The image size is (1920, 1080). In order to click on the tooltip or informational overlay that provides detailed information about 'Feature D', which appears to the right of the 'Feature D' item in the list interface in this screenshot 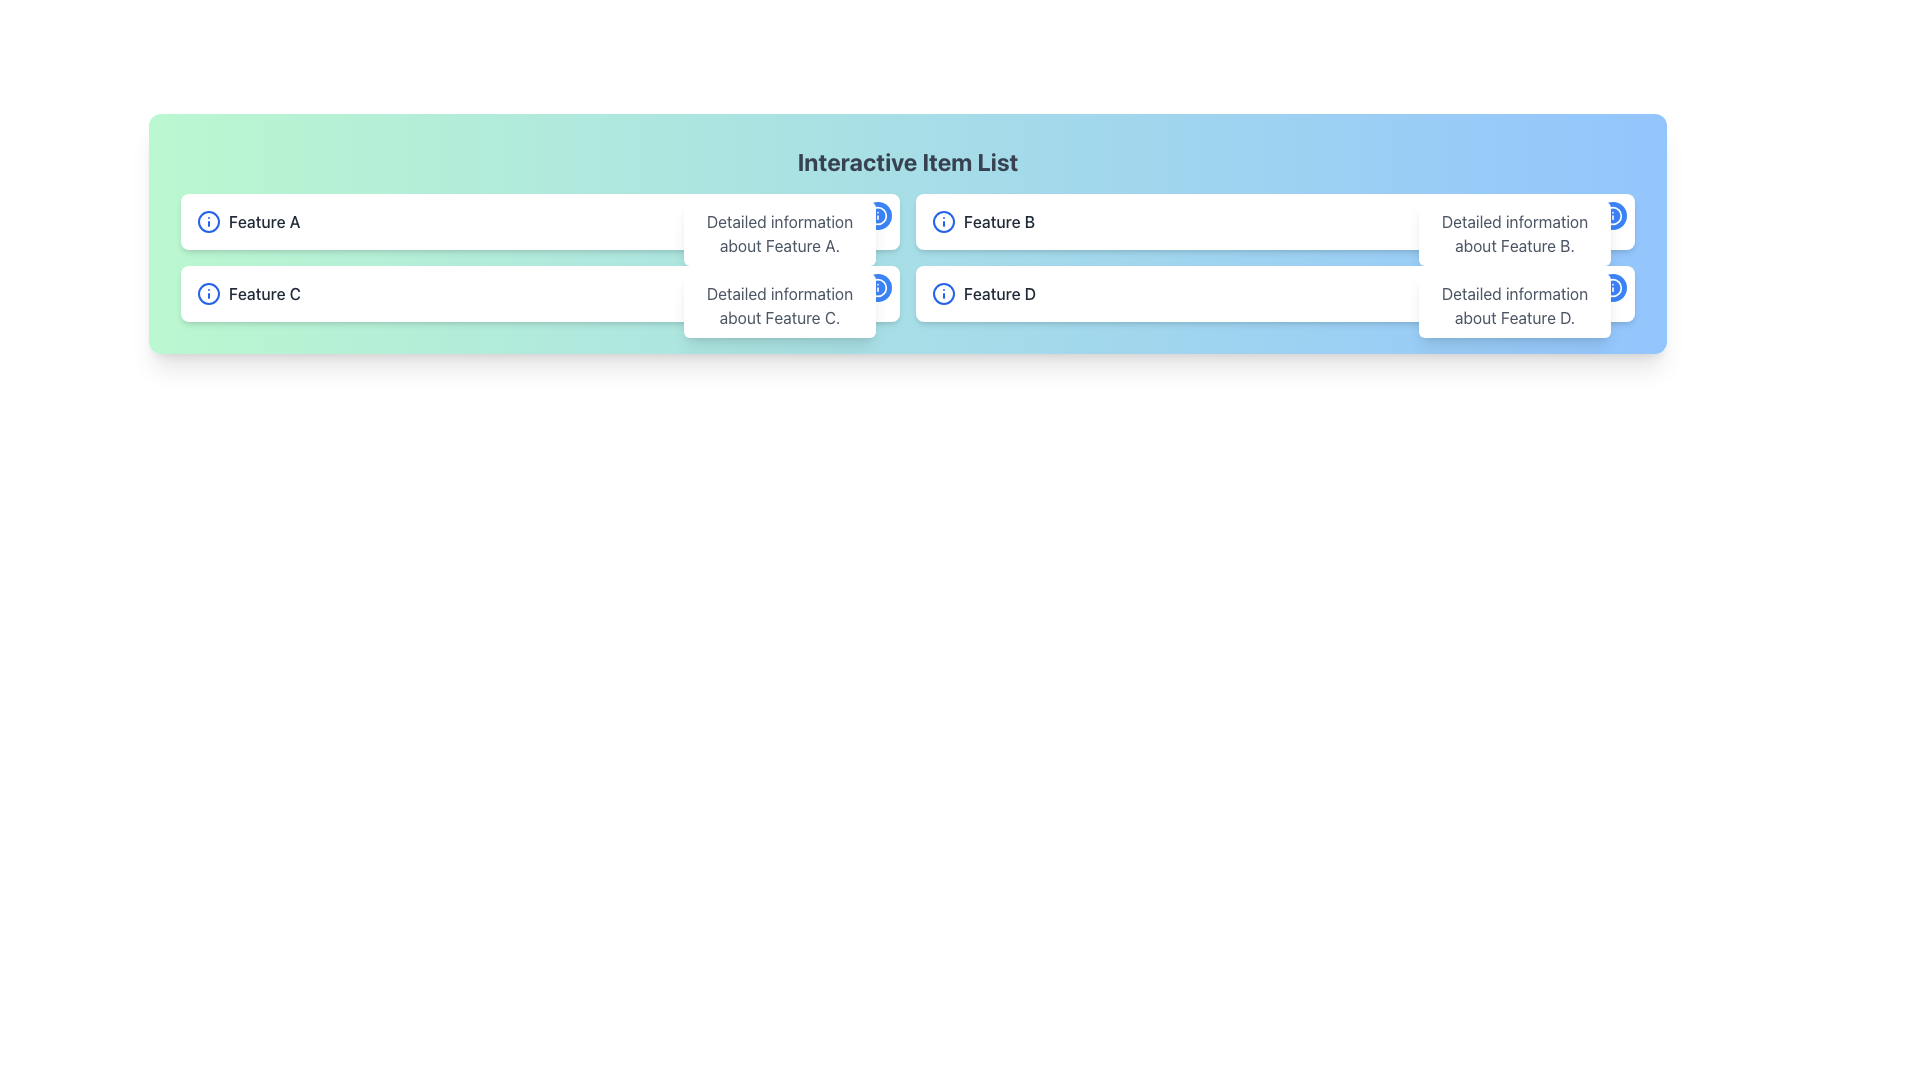, I will do `click(1515, 305)`.